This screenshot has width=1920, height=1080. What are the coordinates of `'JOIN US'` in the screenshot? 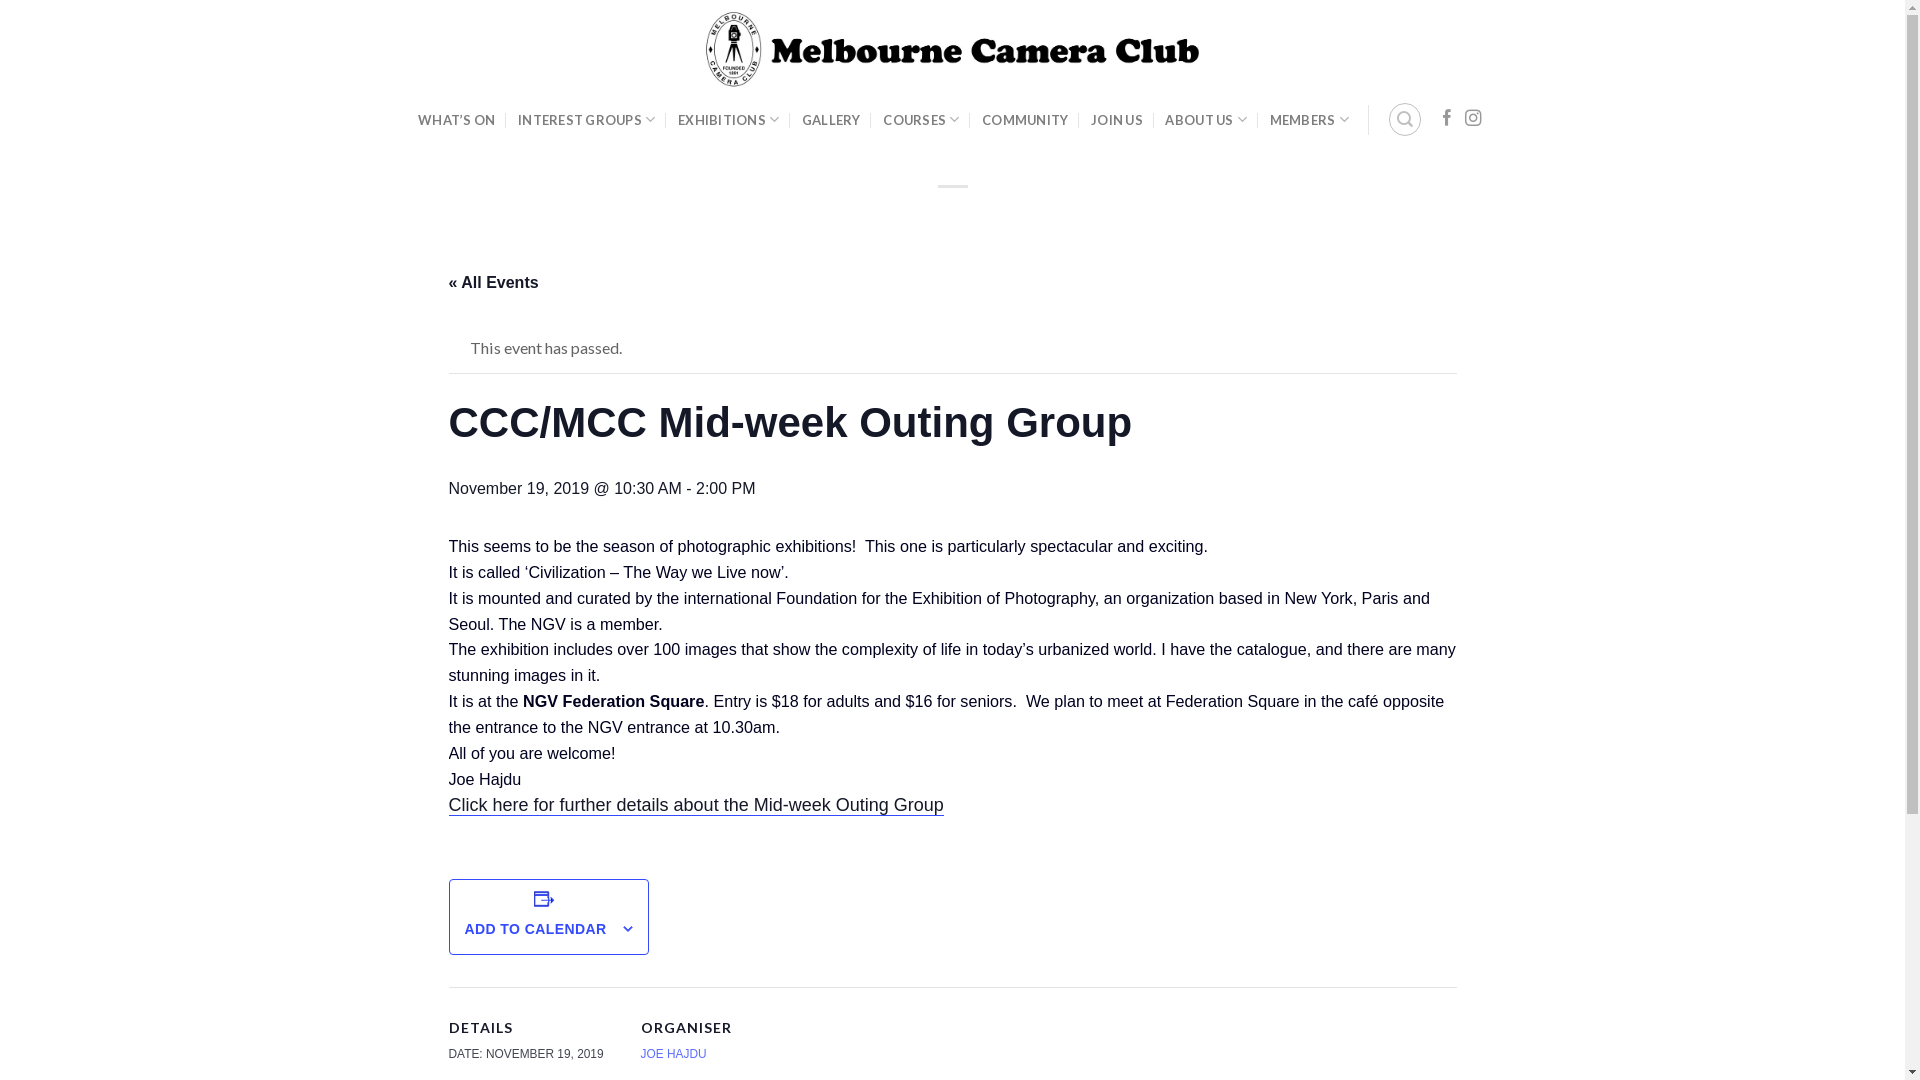 It's located at (1116, 119).